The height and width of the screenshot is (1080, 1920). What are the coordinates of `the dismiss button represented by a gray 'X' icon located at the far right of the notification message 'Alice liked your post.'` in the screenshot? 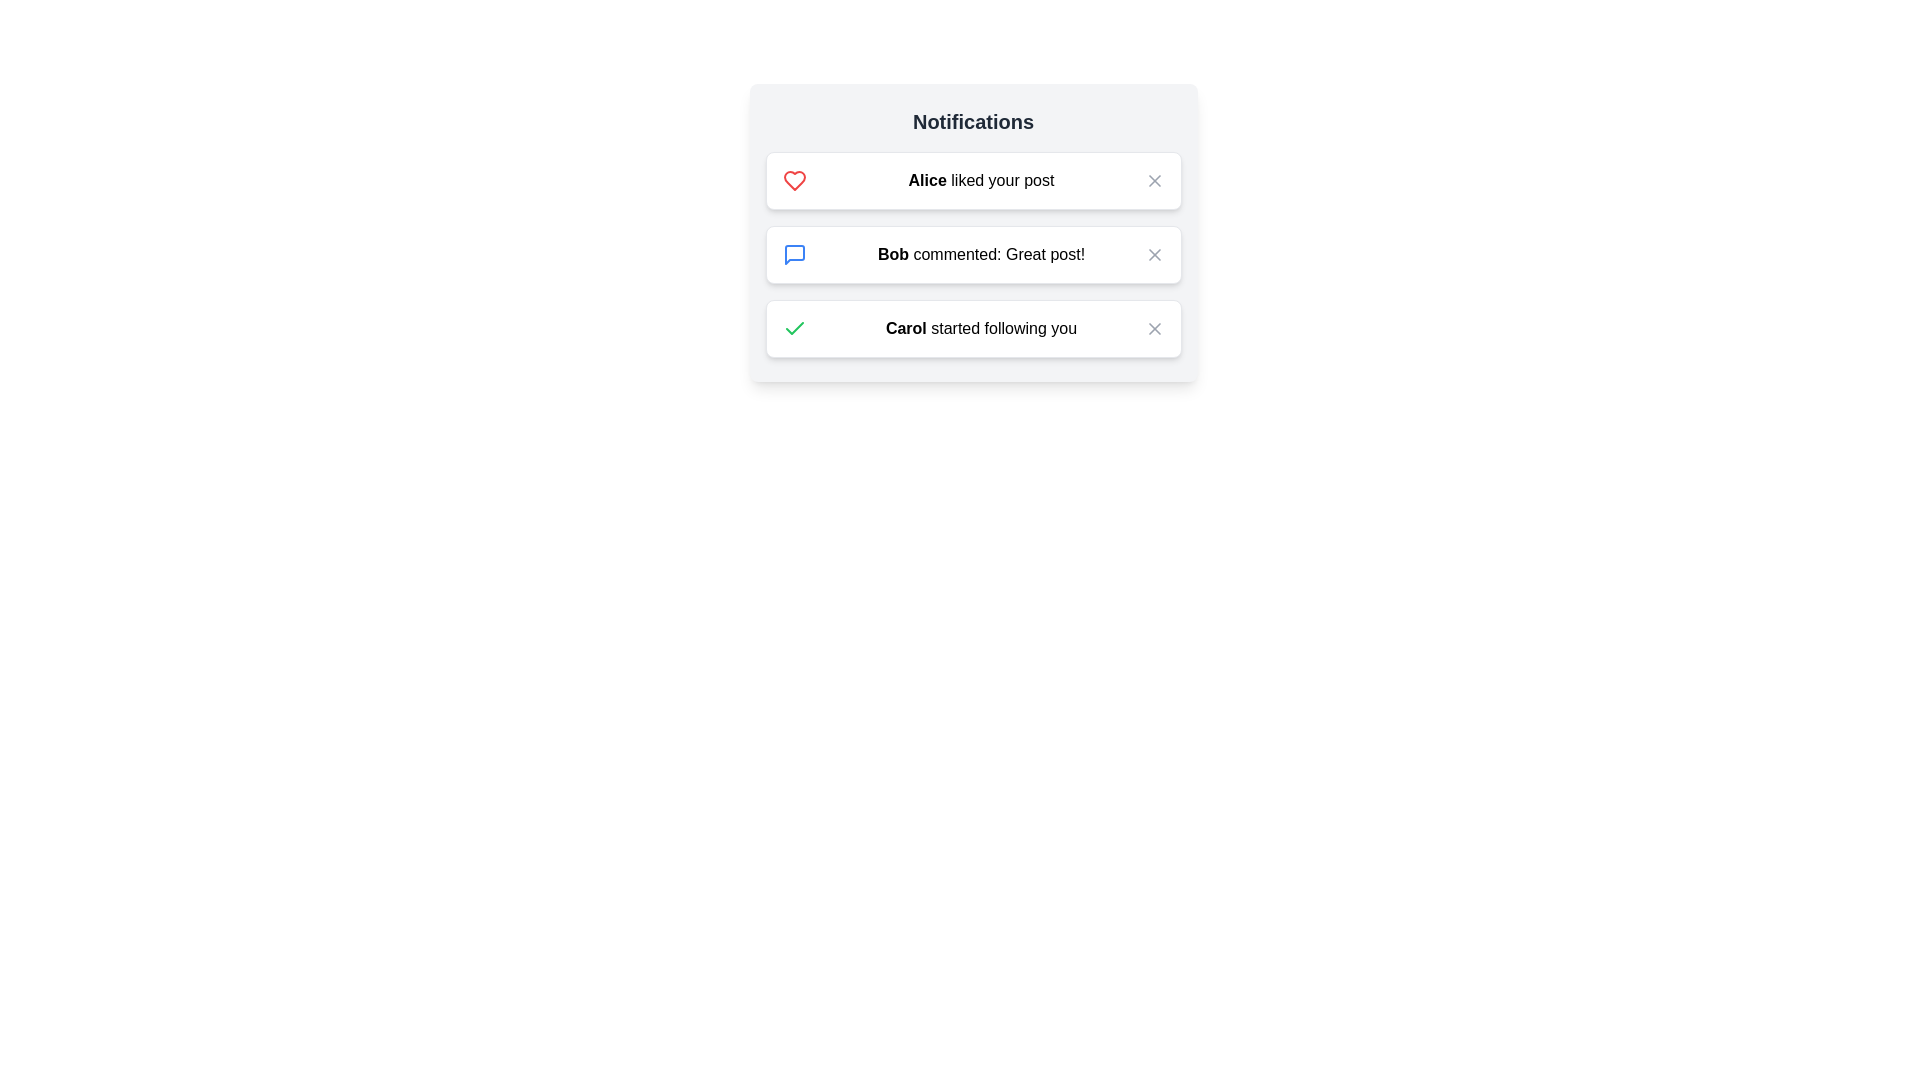 It's located at (1154, 181).